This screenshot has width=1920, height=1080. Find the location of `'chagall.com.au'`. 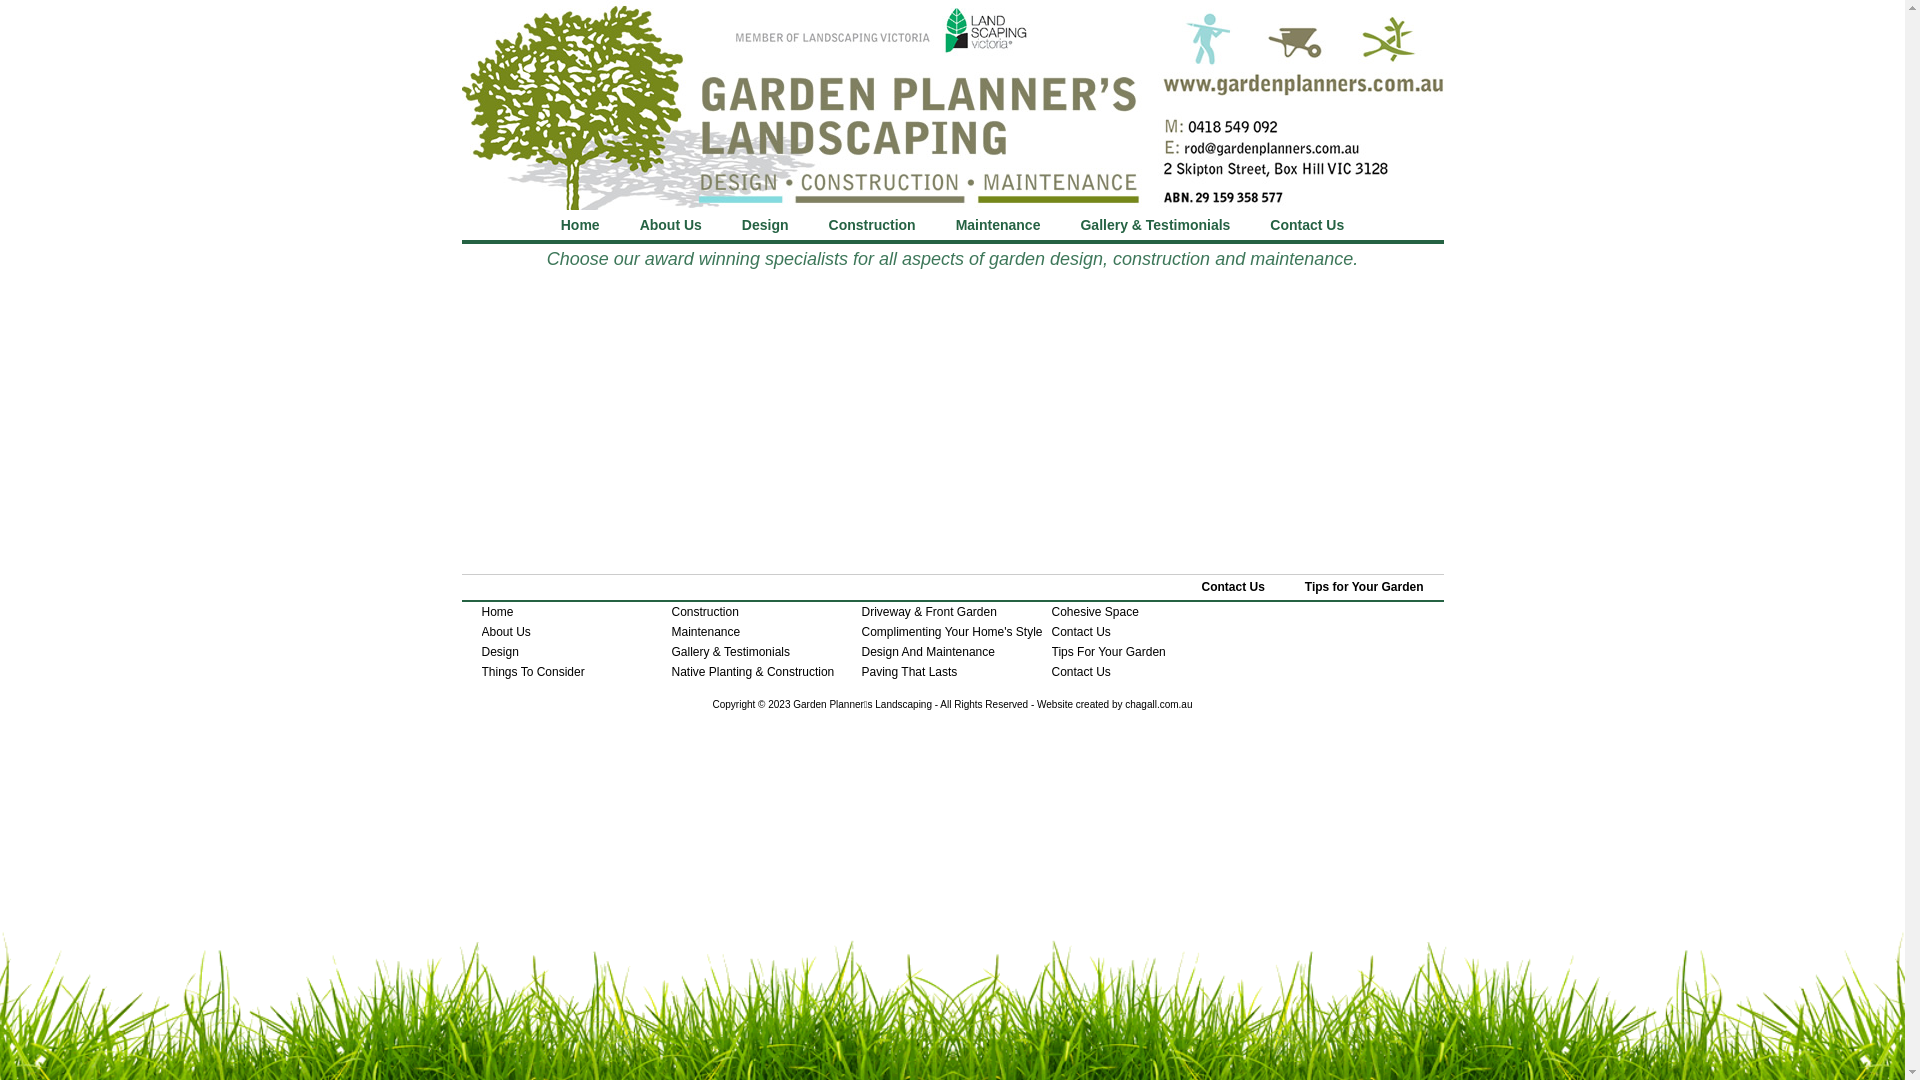

'chagall.com.au' is located at coordinates (1158, 703).